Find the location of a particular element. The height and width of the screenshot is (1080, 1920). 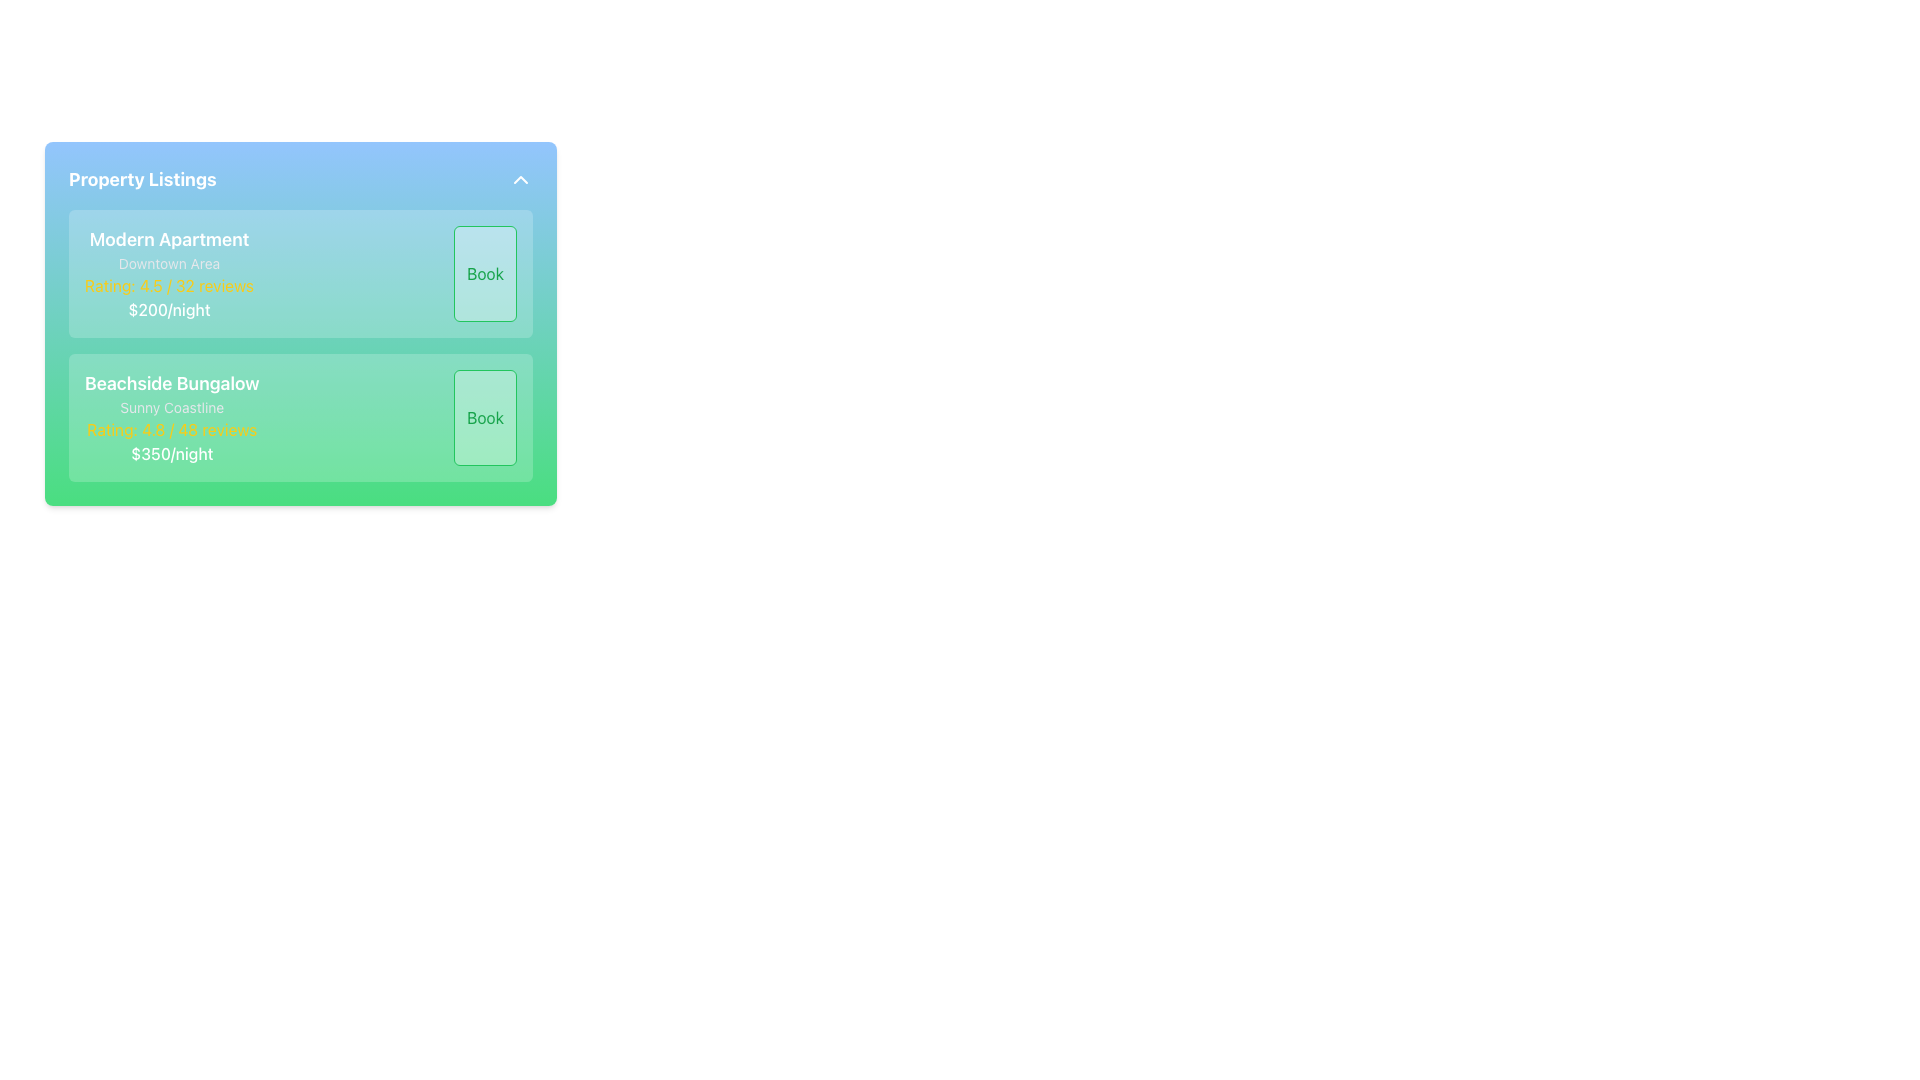

the 'Book' button located at the bottom right corner of the 'Beachside Bungalow' section is located at coordinates (485, 416).